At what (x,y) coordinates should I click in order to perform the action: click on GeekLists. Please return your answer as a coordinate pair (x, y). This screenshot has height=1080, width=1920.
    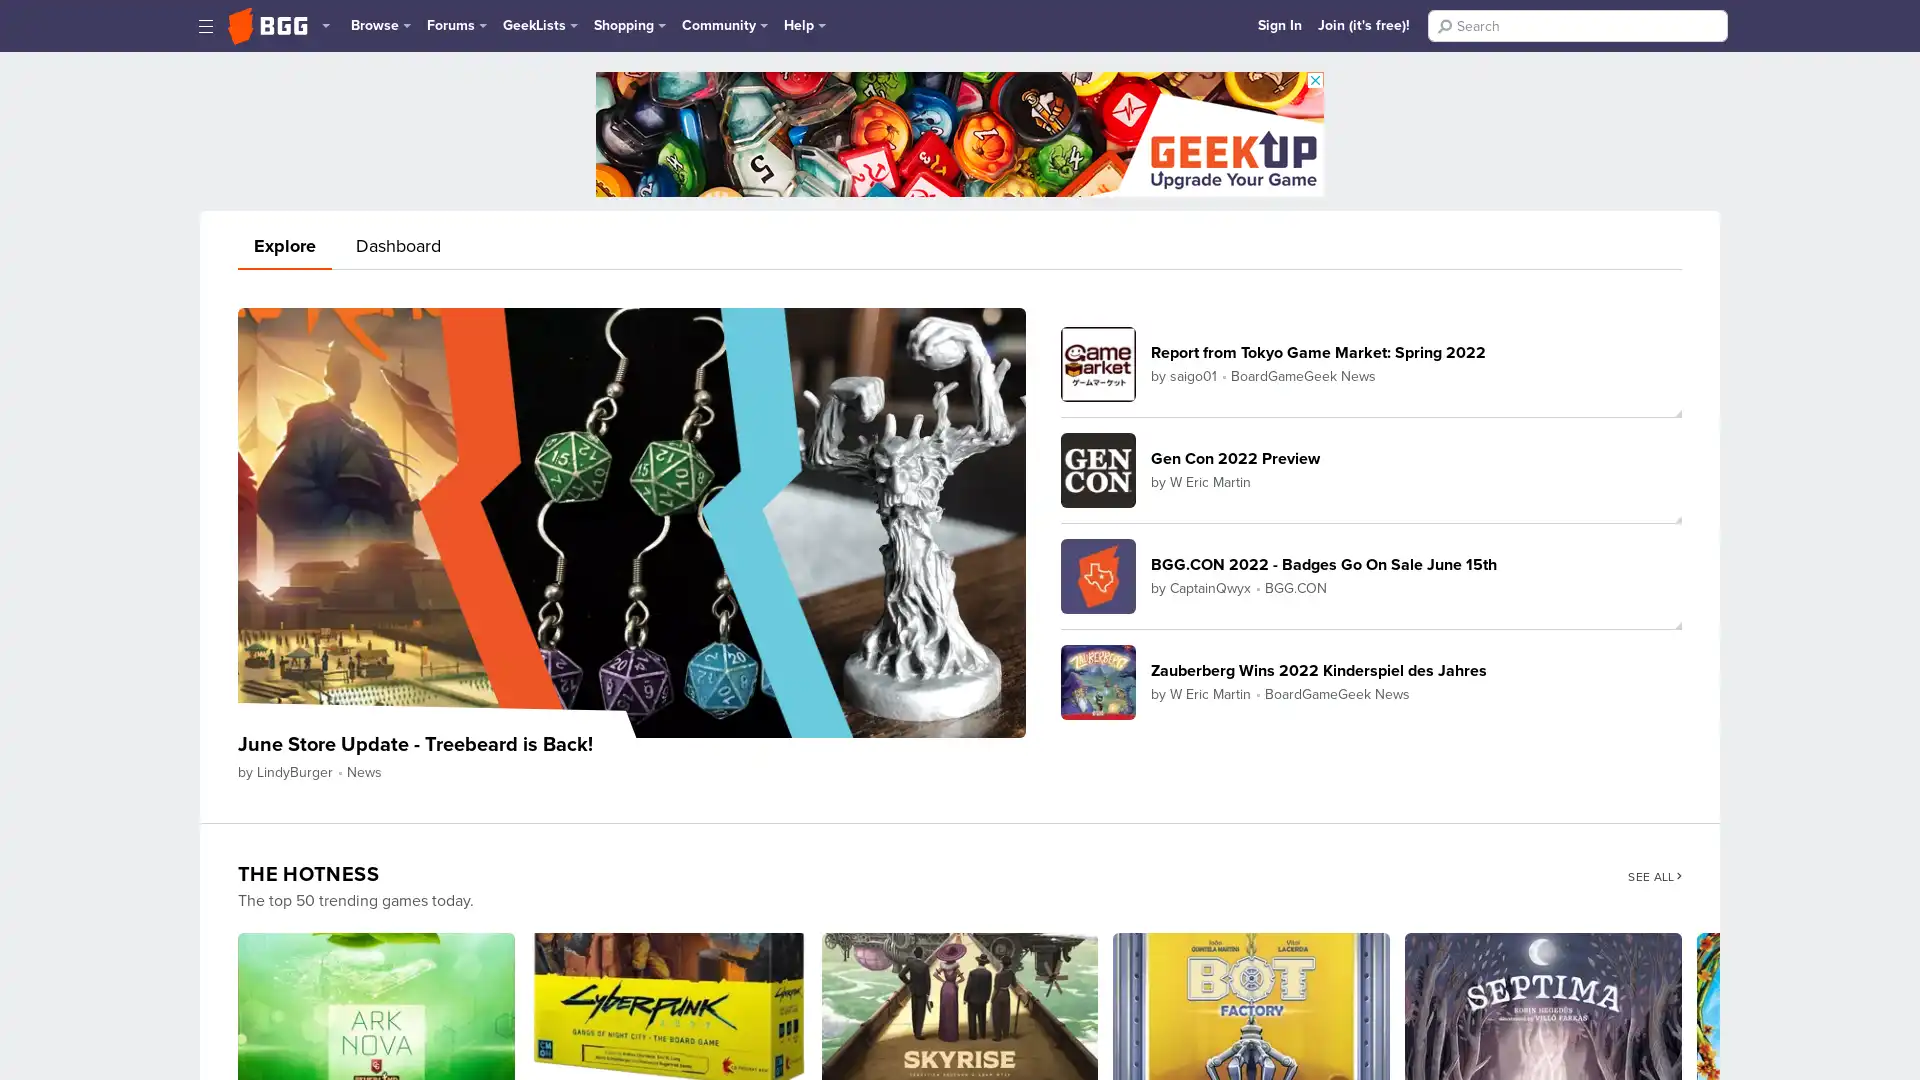
    Looking at the image, I should click on (539, 26).